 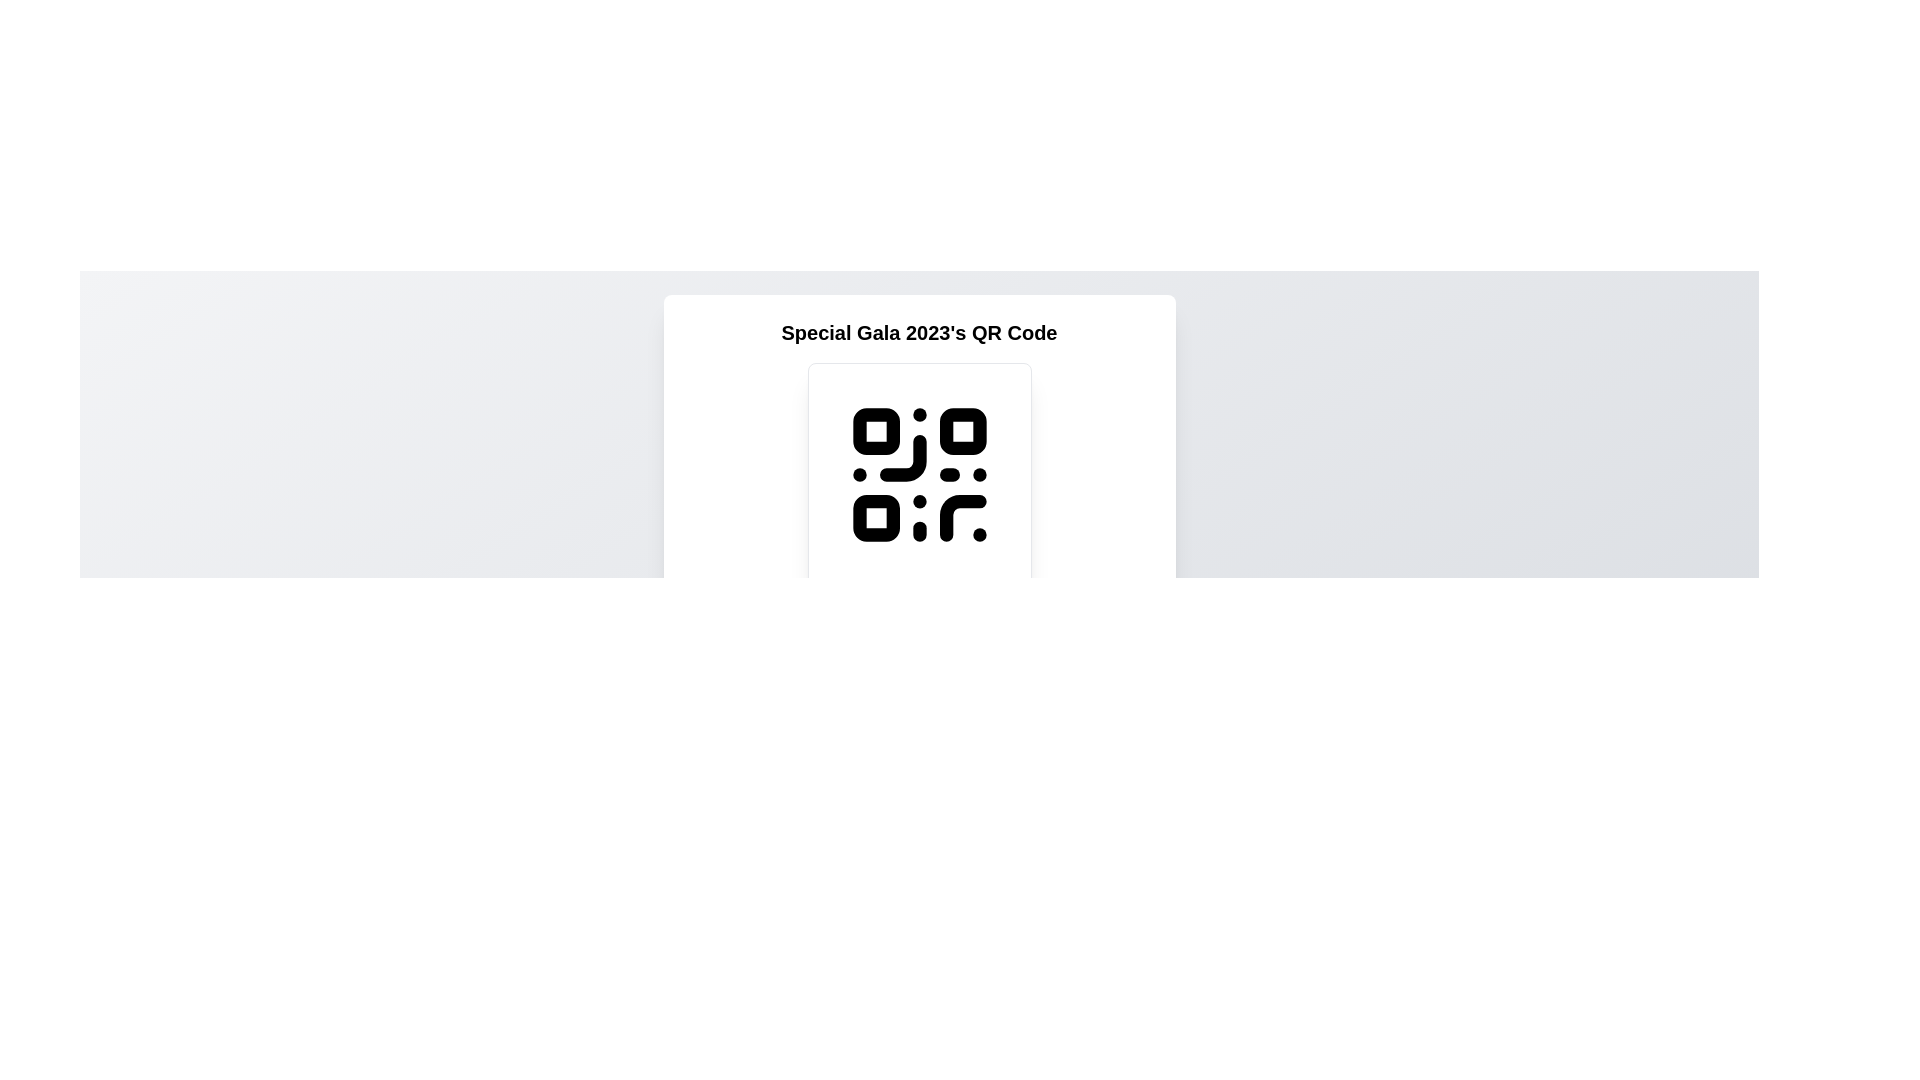 What do you see at coordinates (962, 430) in the screenshot?
I see `the top-right square of the QR code labeled 'Special Gala 2023's QR Code'` at bounding box center [962, 430].